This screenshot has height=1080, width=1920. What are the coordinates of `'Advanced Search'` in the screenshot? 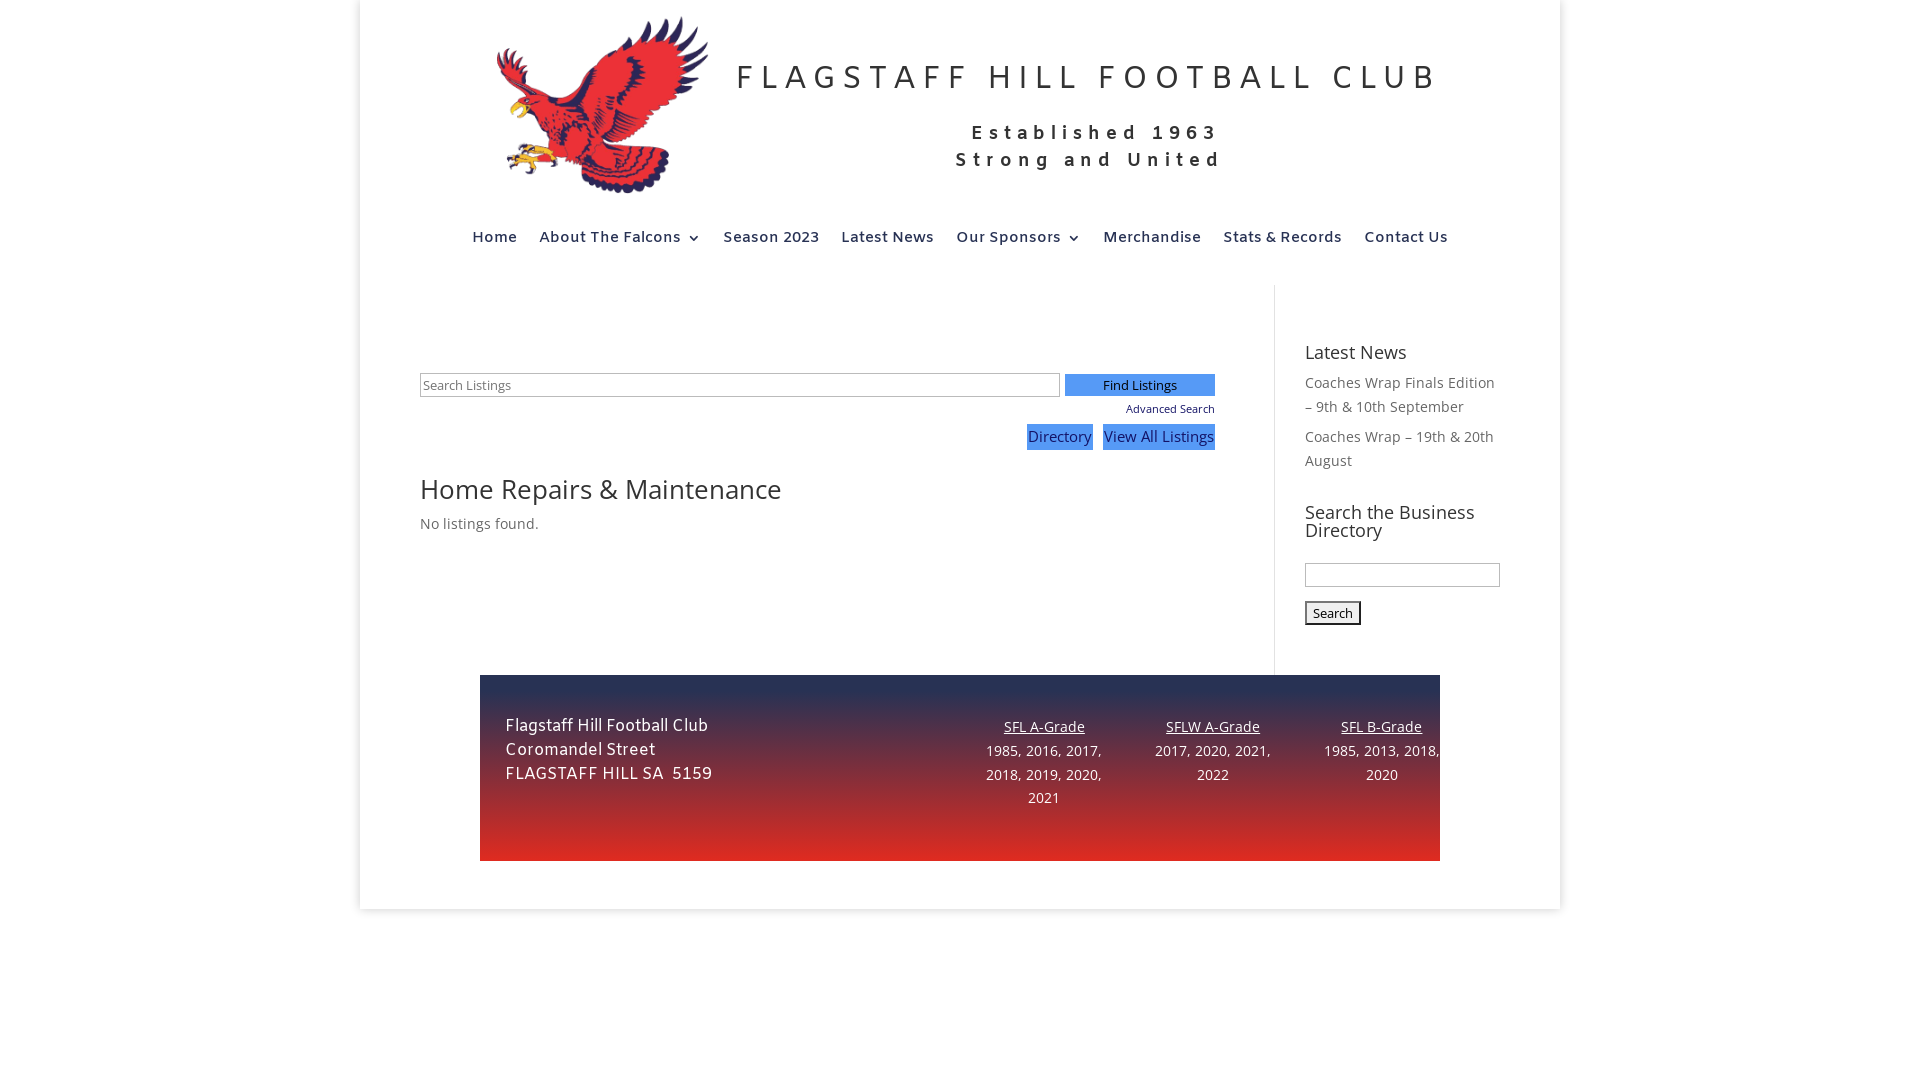 It's located at (1140, 407).